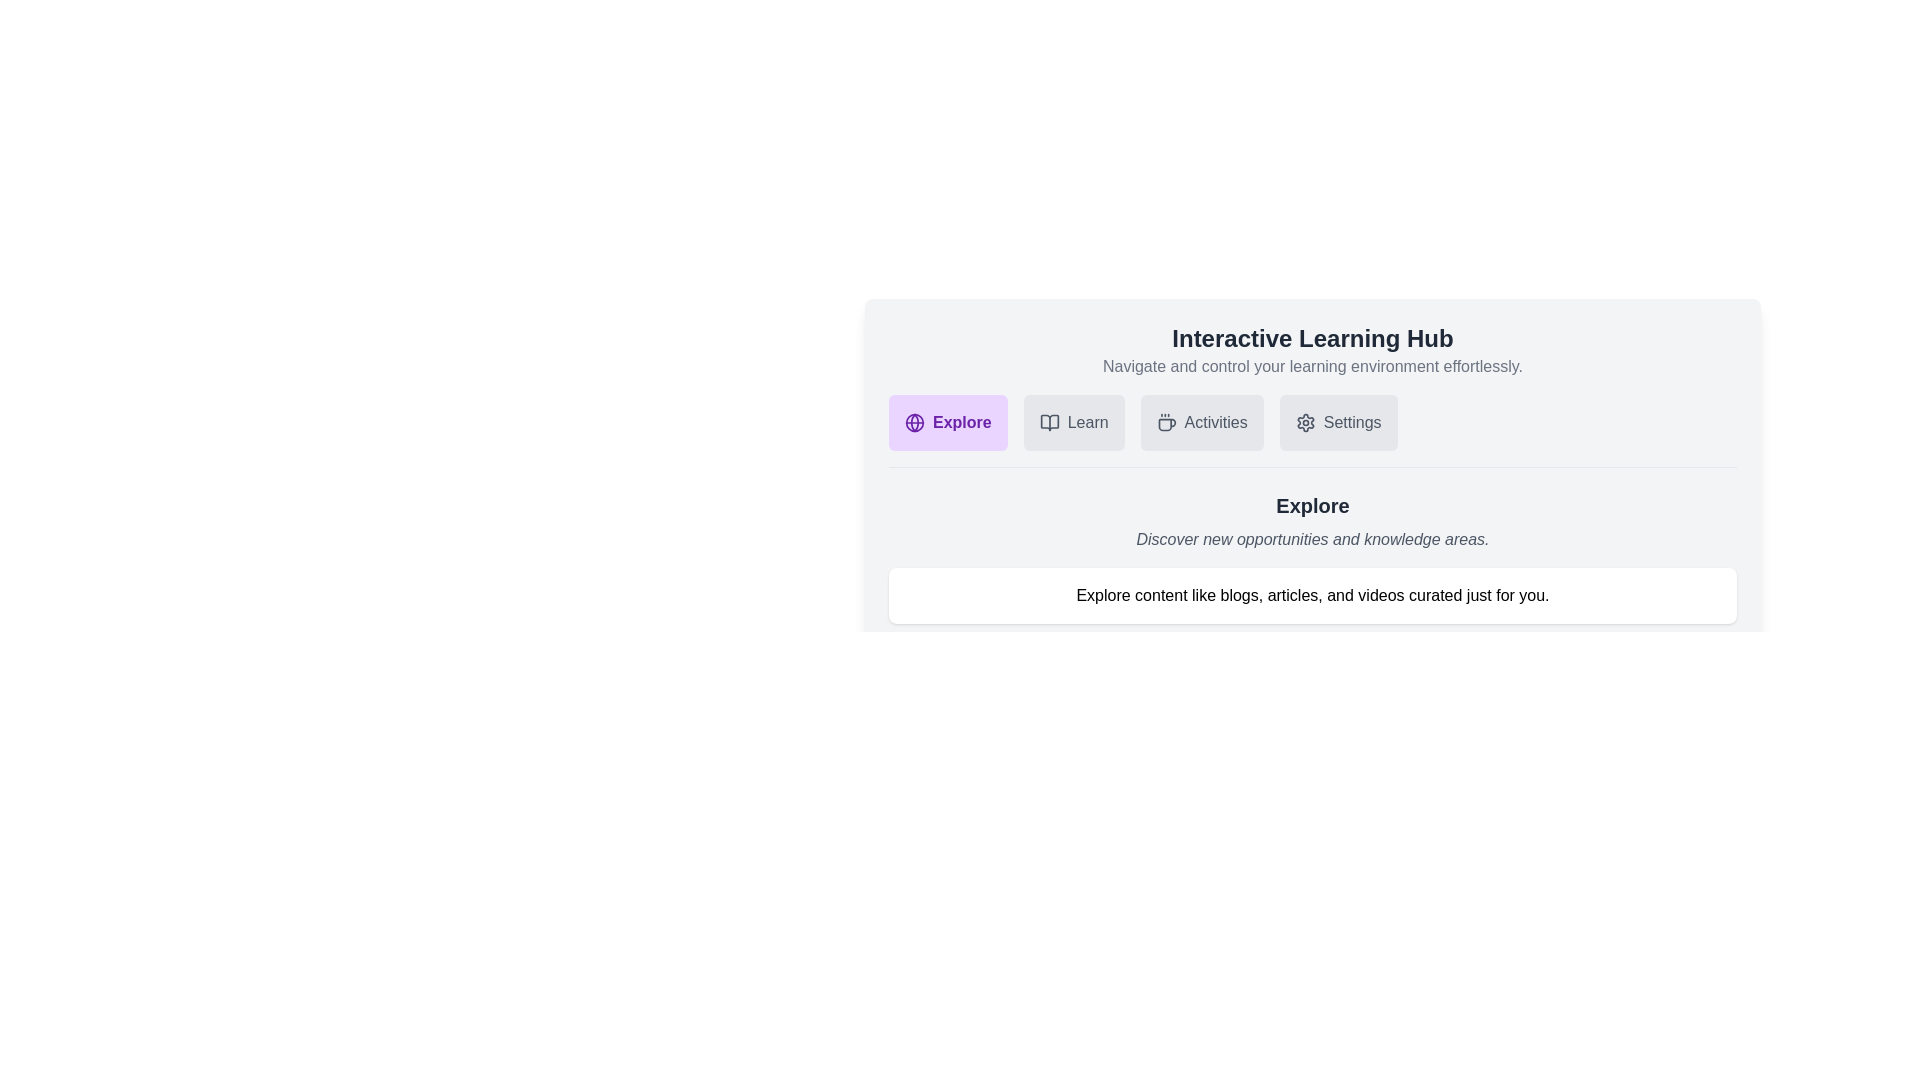 The height and width of the screenshot is (1080, 1920). Describe the element at coordinates (1166, 424) in the screenshot. I see `the coffee cup icon, which is the third item in a group of four minimalist graphical icons located in the upper-middle section of the interface` at that location.